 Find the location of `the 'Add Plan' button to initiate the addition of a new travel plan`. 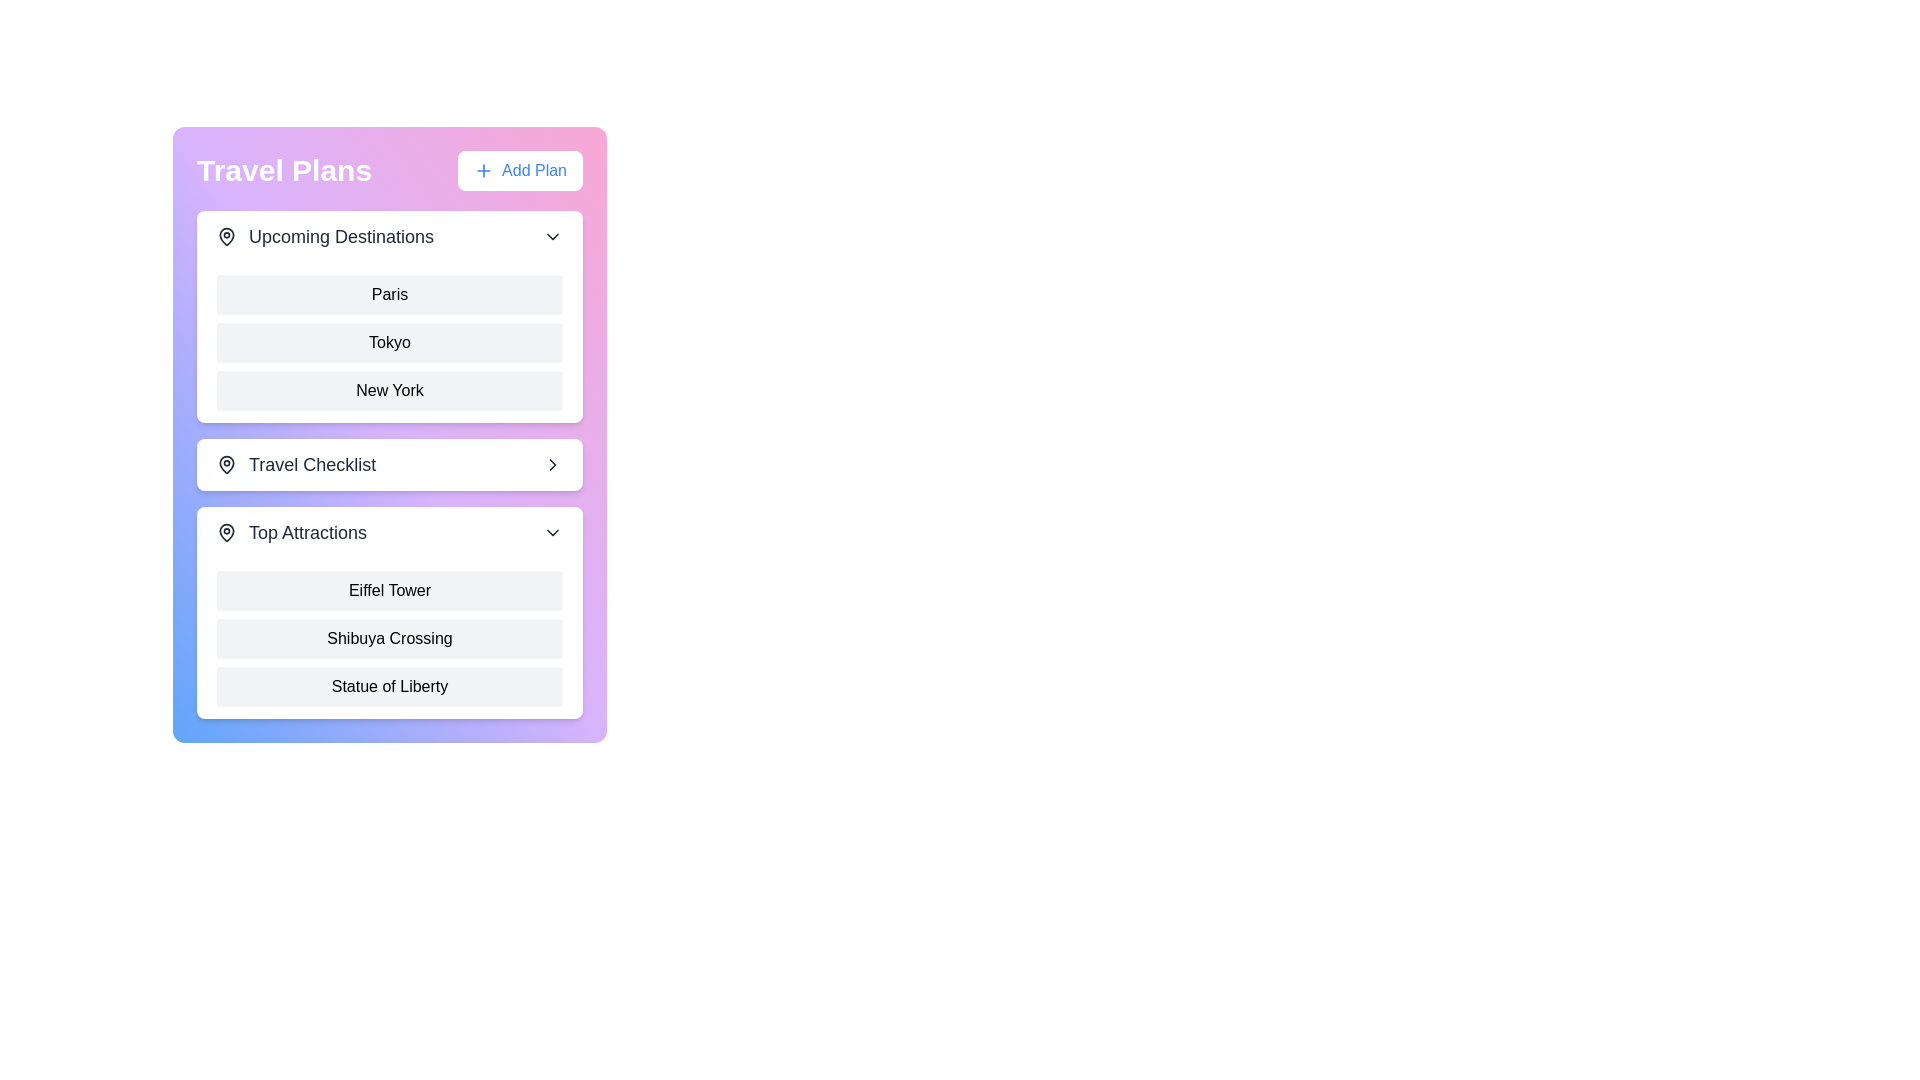

the 'Add Plan' button to initiate the addition of a new travel plan is located at coordinates (519, 169).